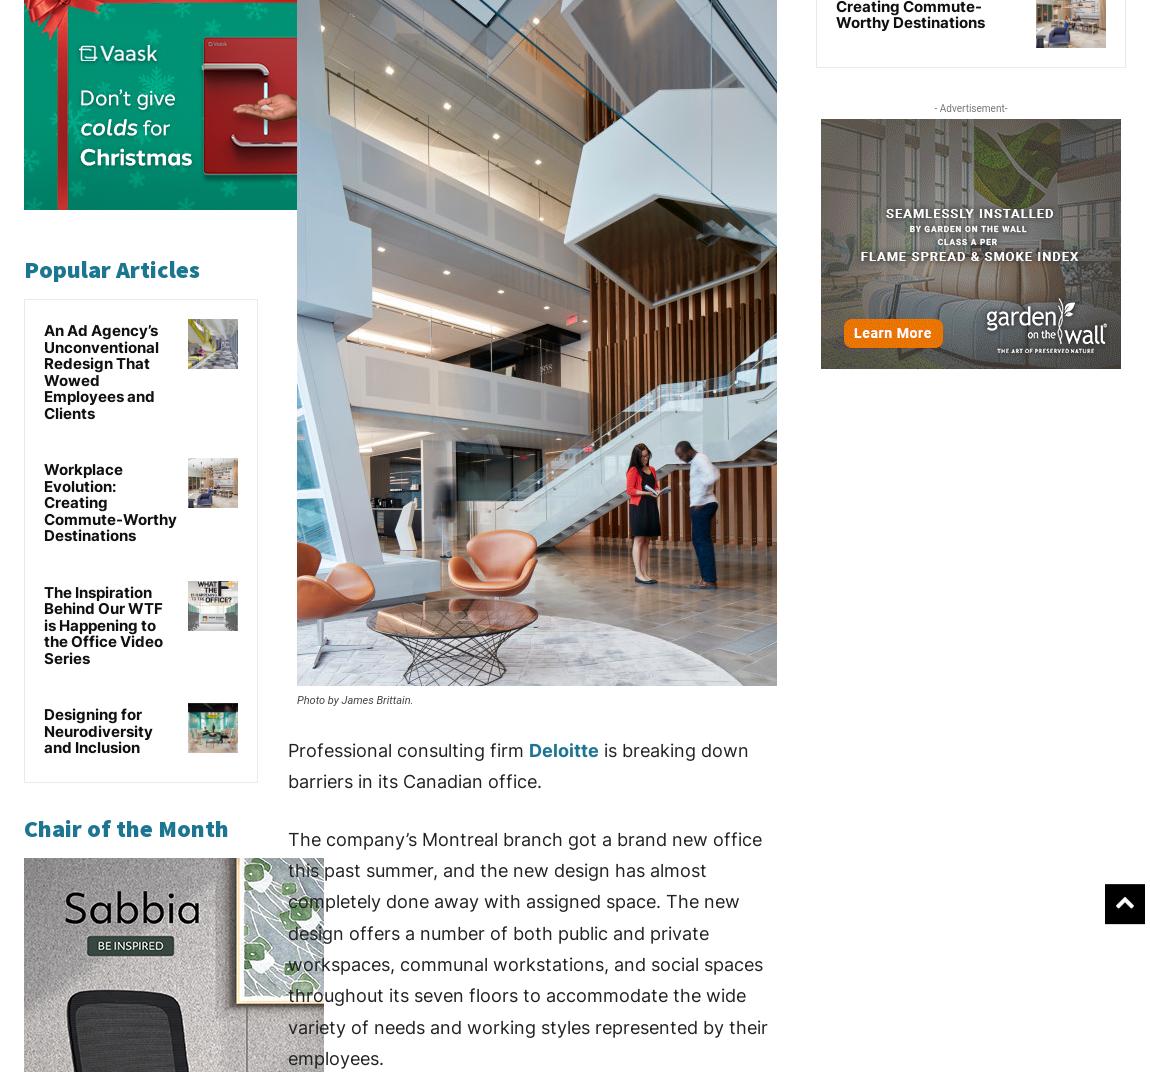 Image resolution: width=1150 pixels, height=1072 pixels. Describe the element at coordinates (970, 108) in the screenshot. I see `'- Advertisement-'` at that location.